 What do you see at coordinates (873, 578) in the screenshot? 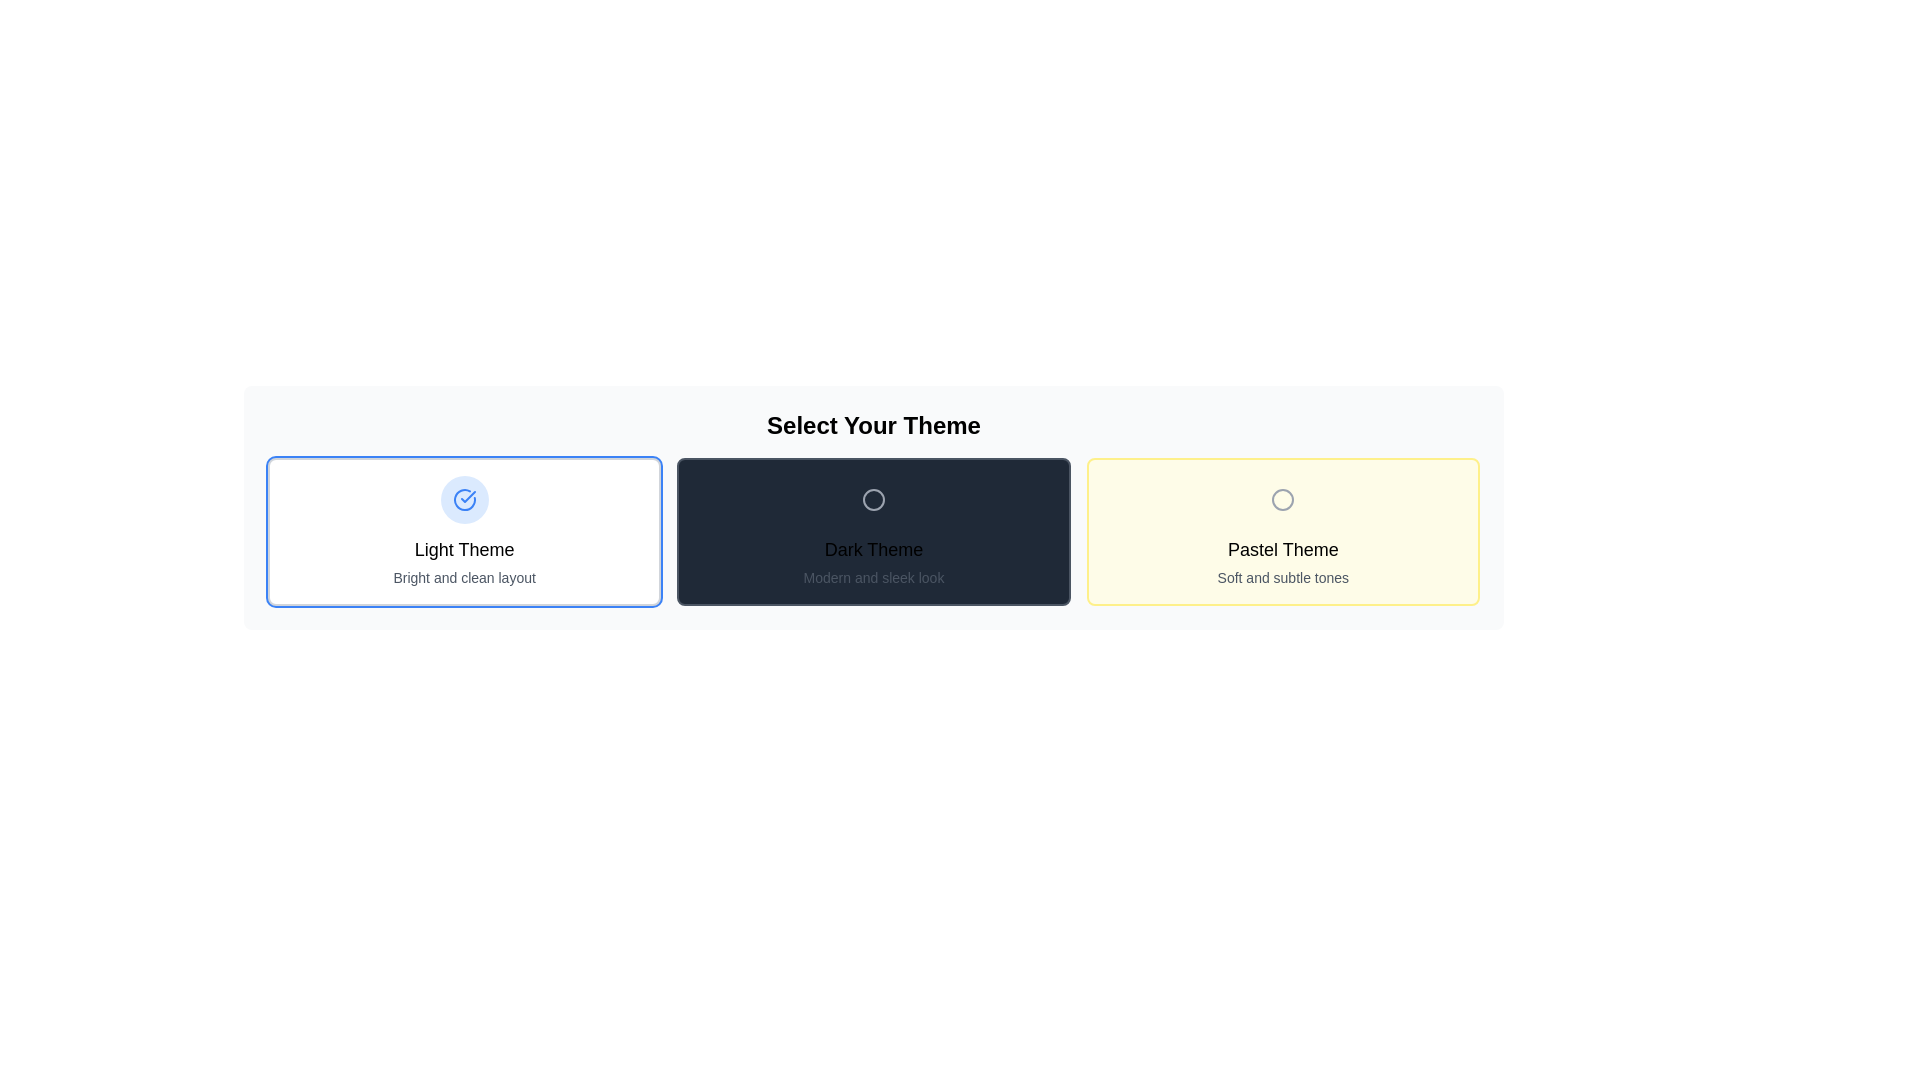
I see `the text label displaying 'Modern and sleek look', which is styled in a small, gray font and located at the bottom-center of the 'Dark Theme' card` at bounding box center [873, 578].